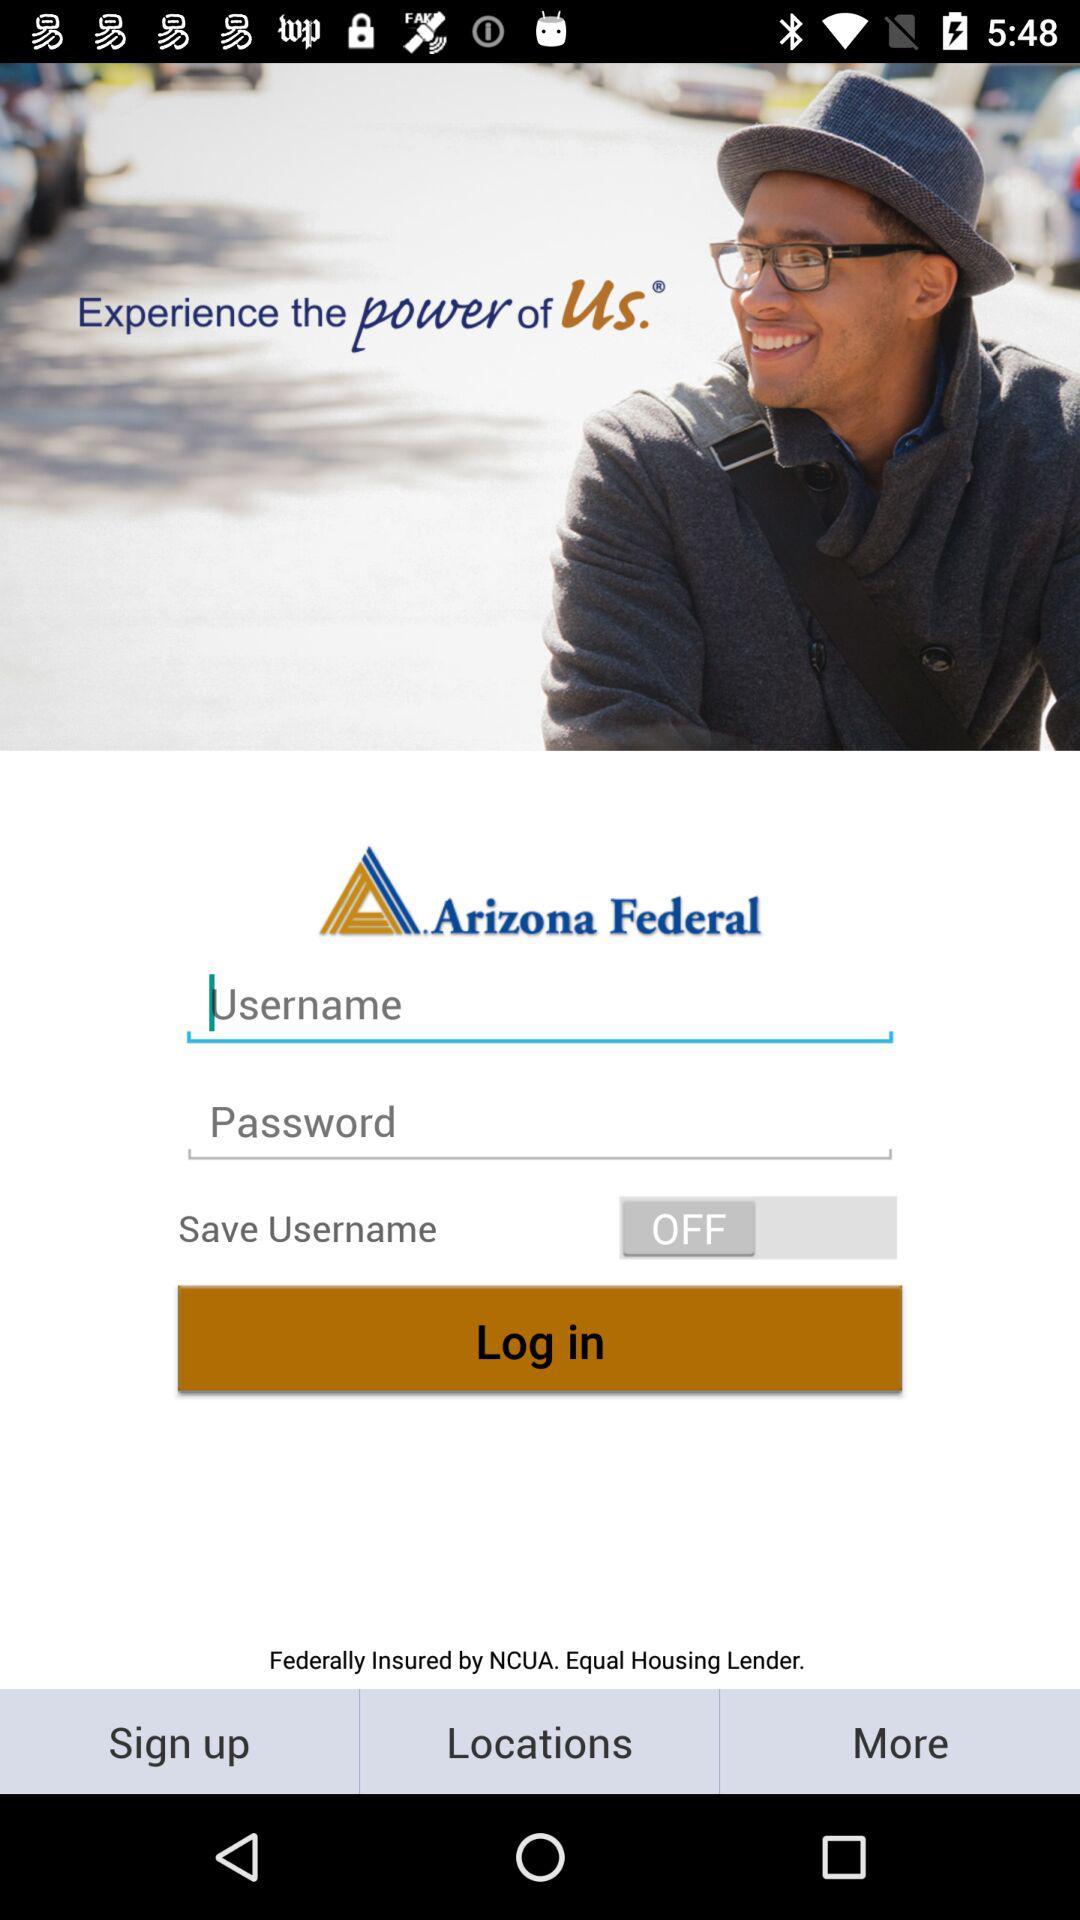 The width and height of the screenshot is (1080, 1920). What do you see at coordinates (758, 1226) in the screenshot?
I see `the item above log in` at bounding box center [758, 1226].